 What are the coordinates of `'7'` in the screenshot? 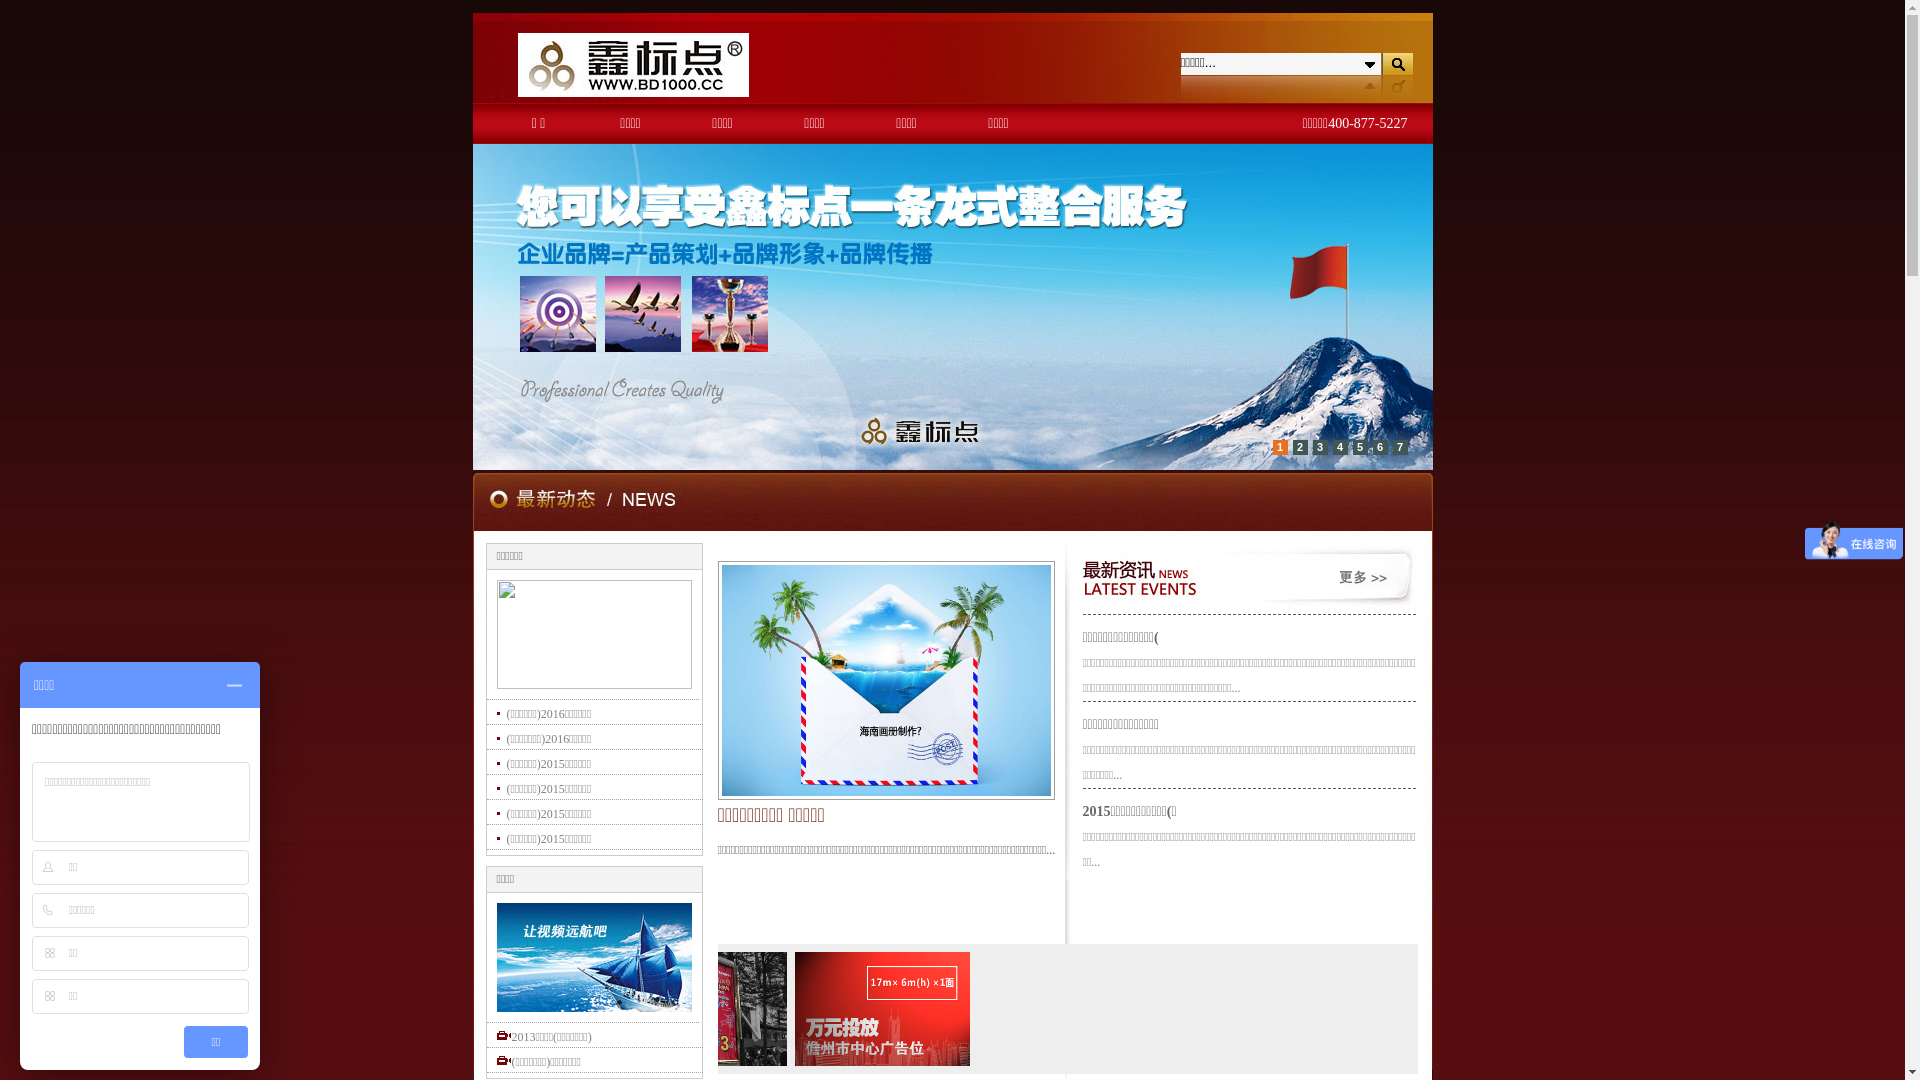 It's located at (1398, 446).